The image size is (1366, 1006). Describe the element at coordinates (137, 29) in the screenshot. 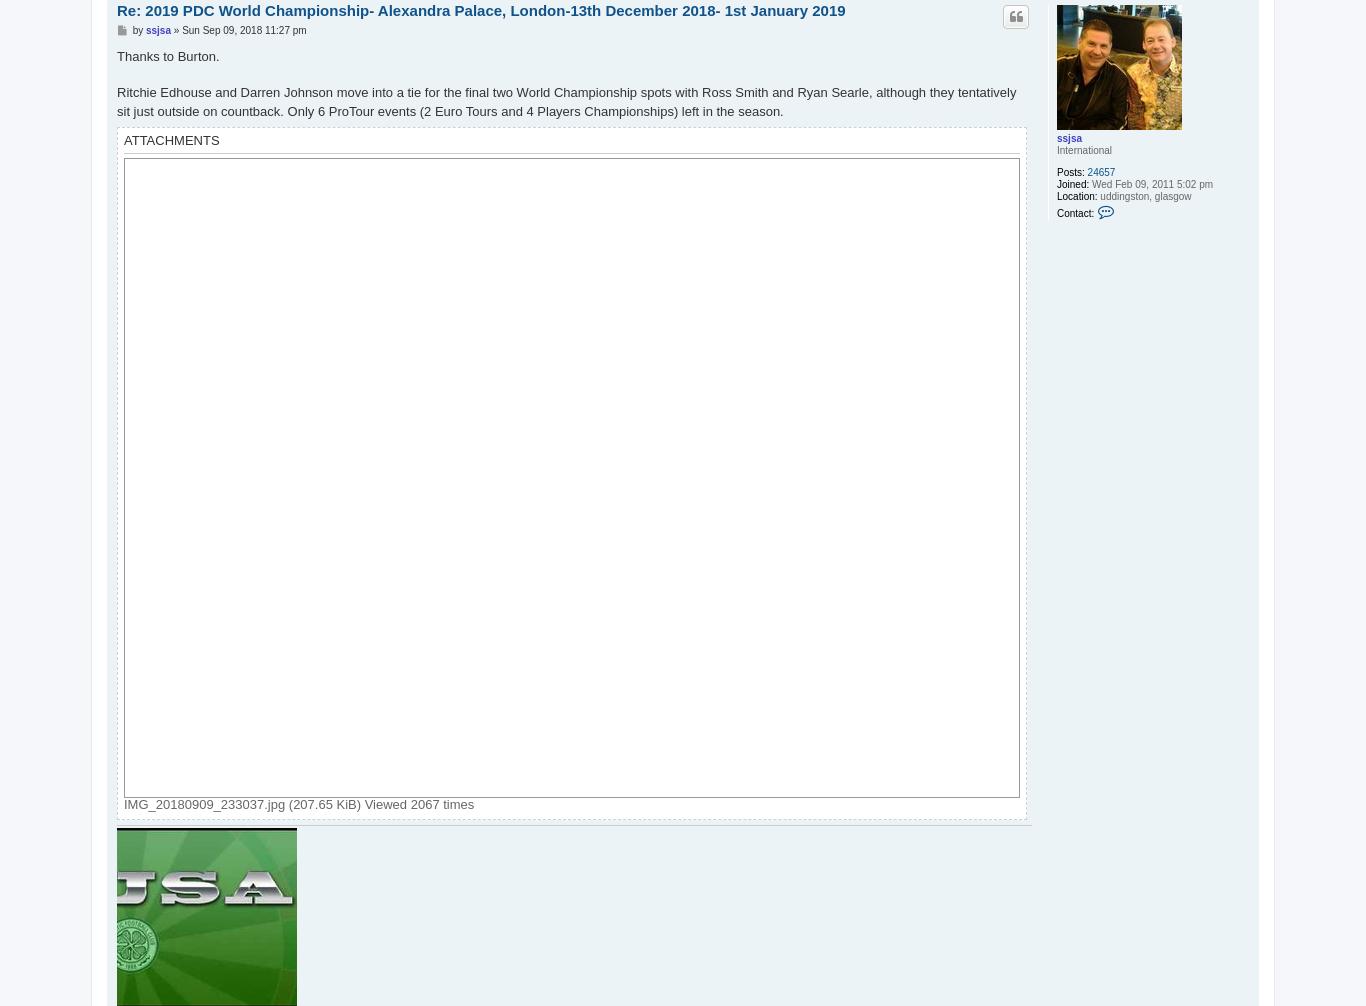

I see `'by'` at that location.